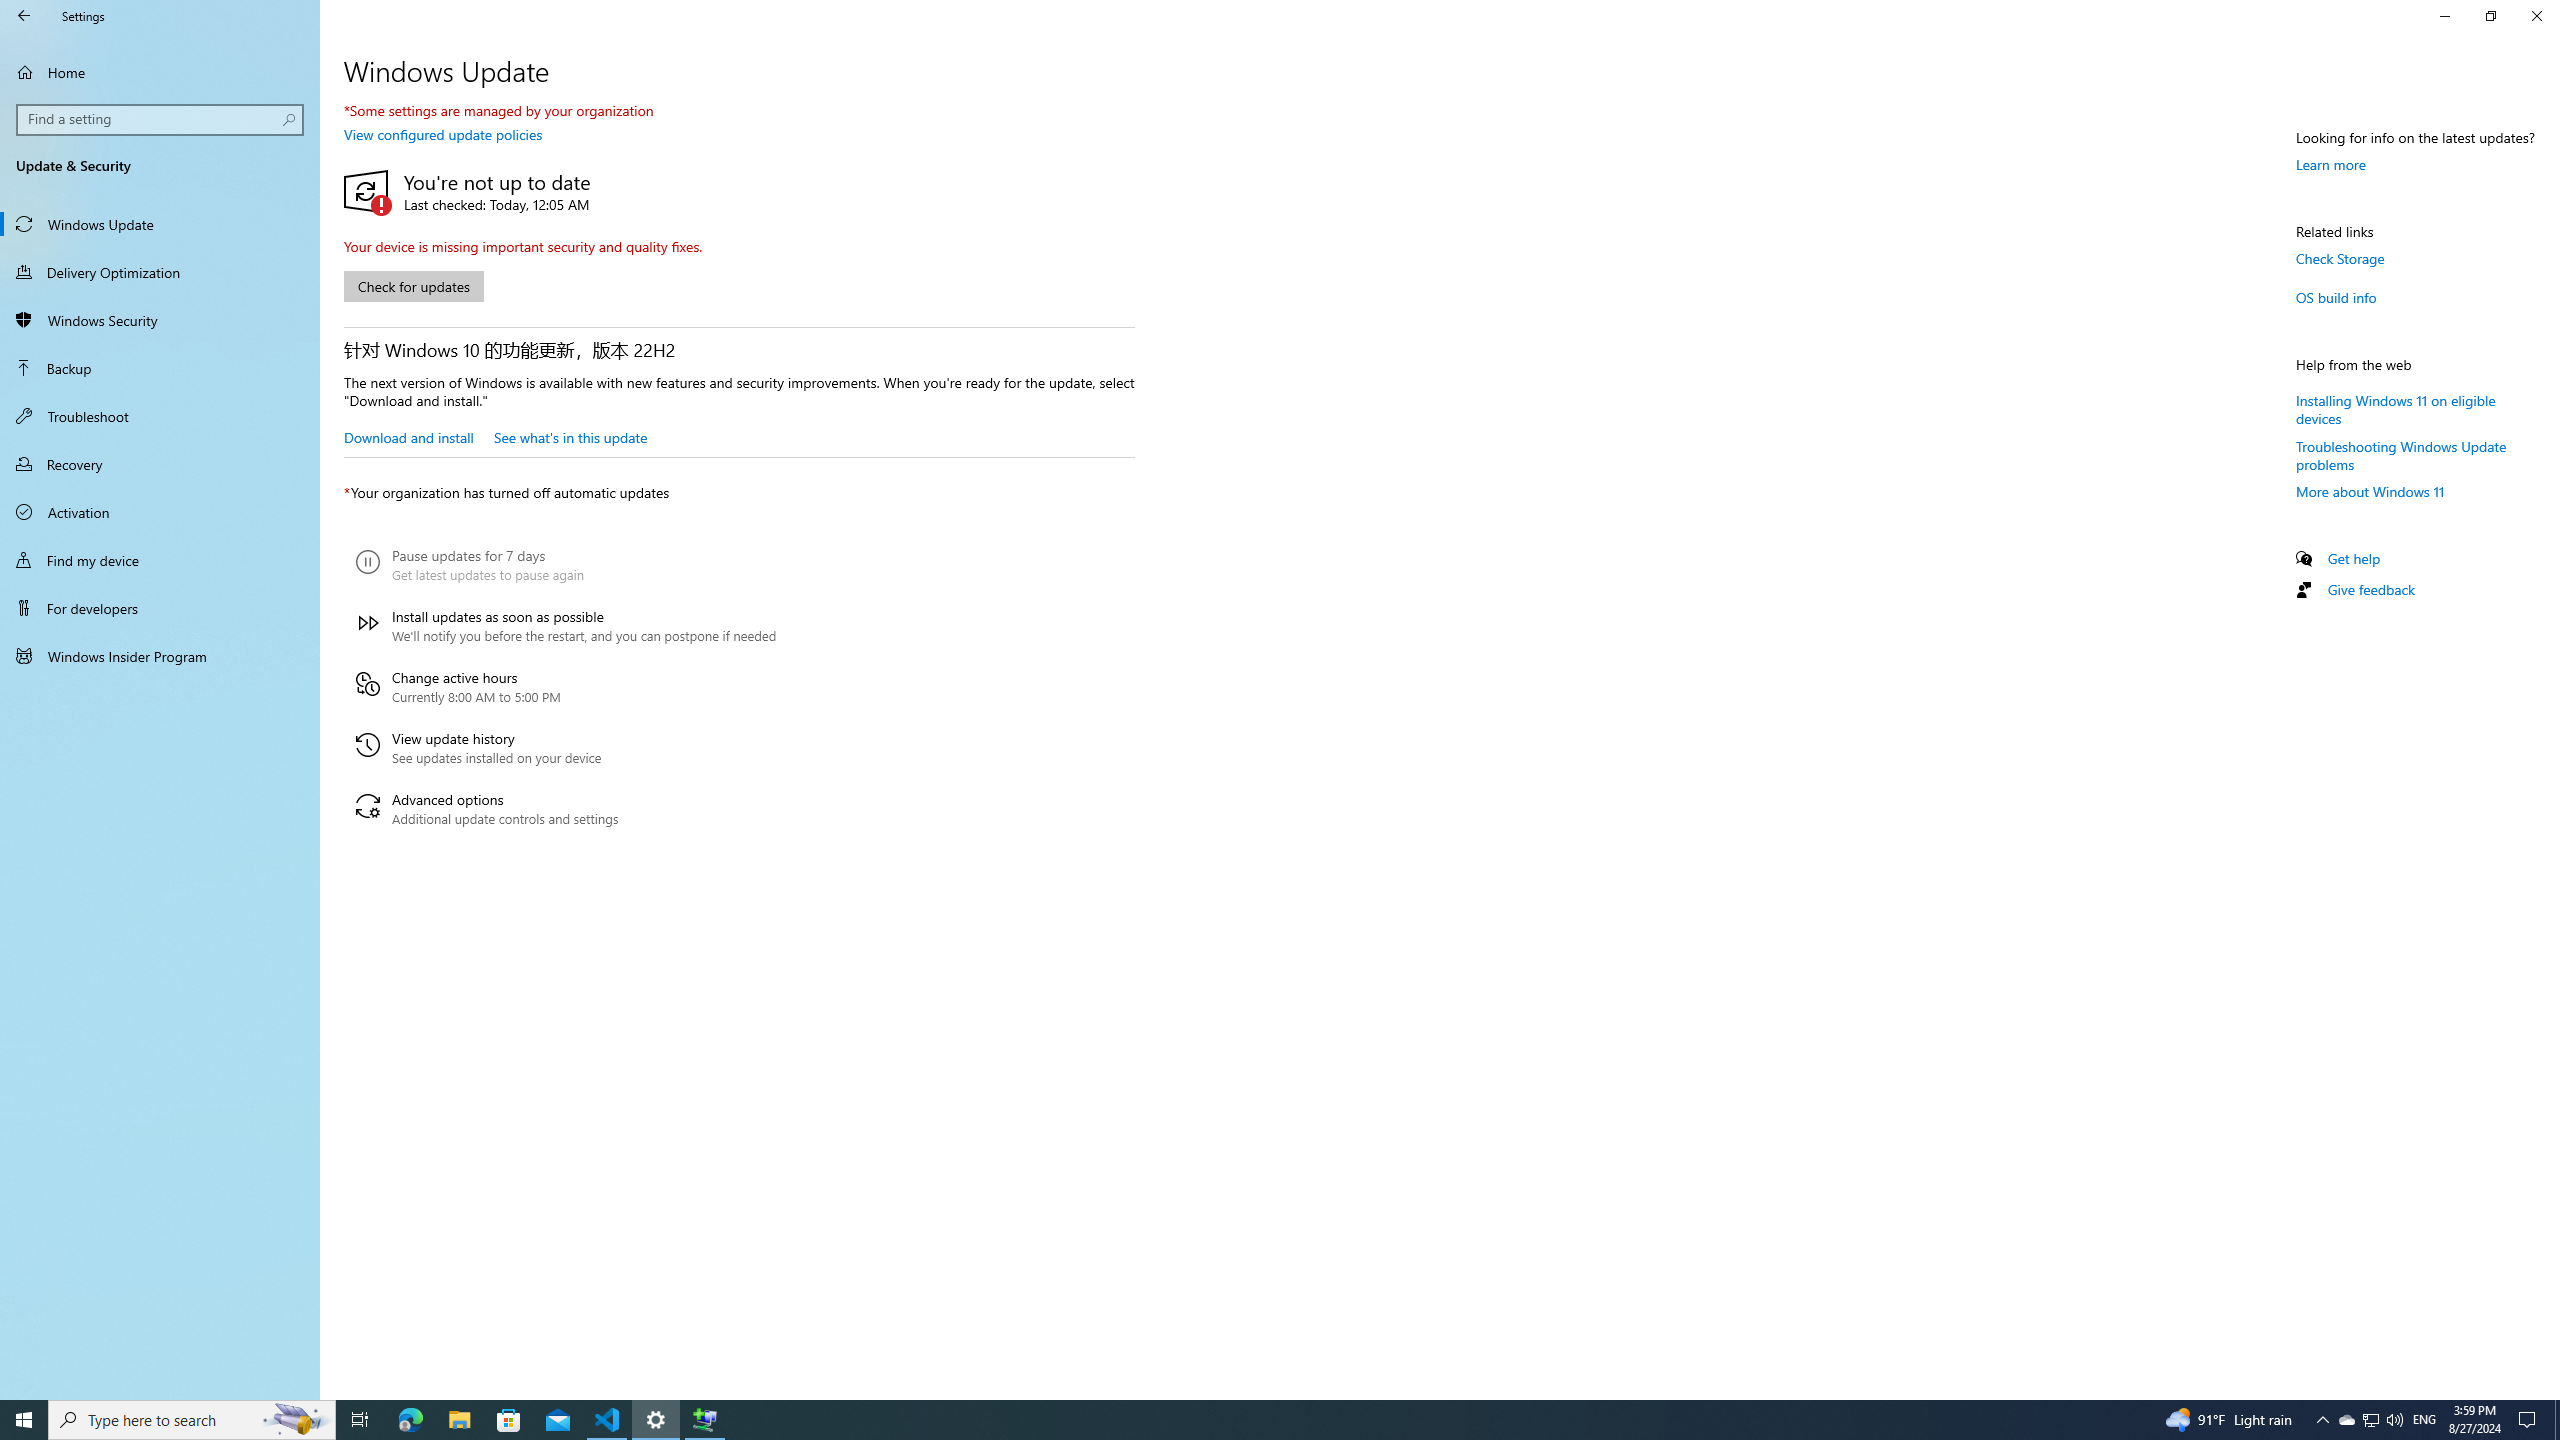 This screenshot has width=2560, height=1440. Describe the element at coordinates (564, 564) in the screenshot. I see `'Pause updates for 7 days'` at that location.